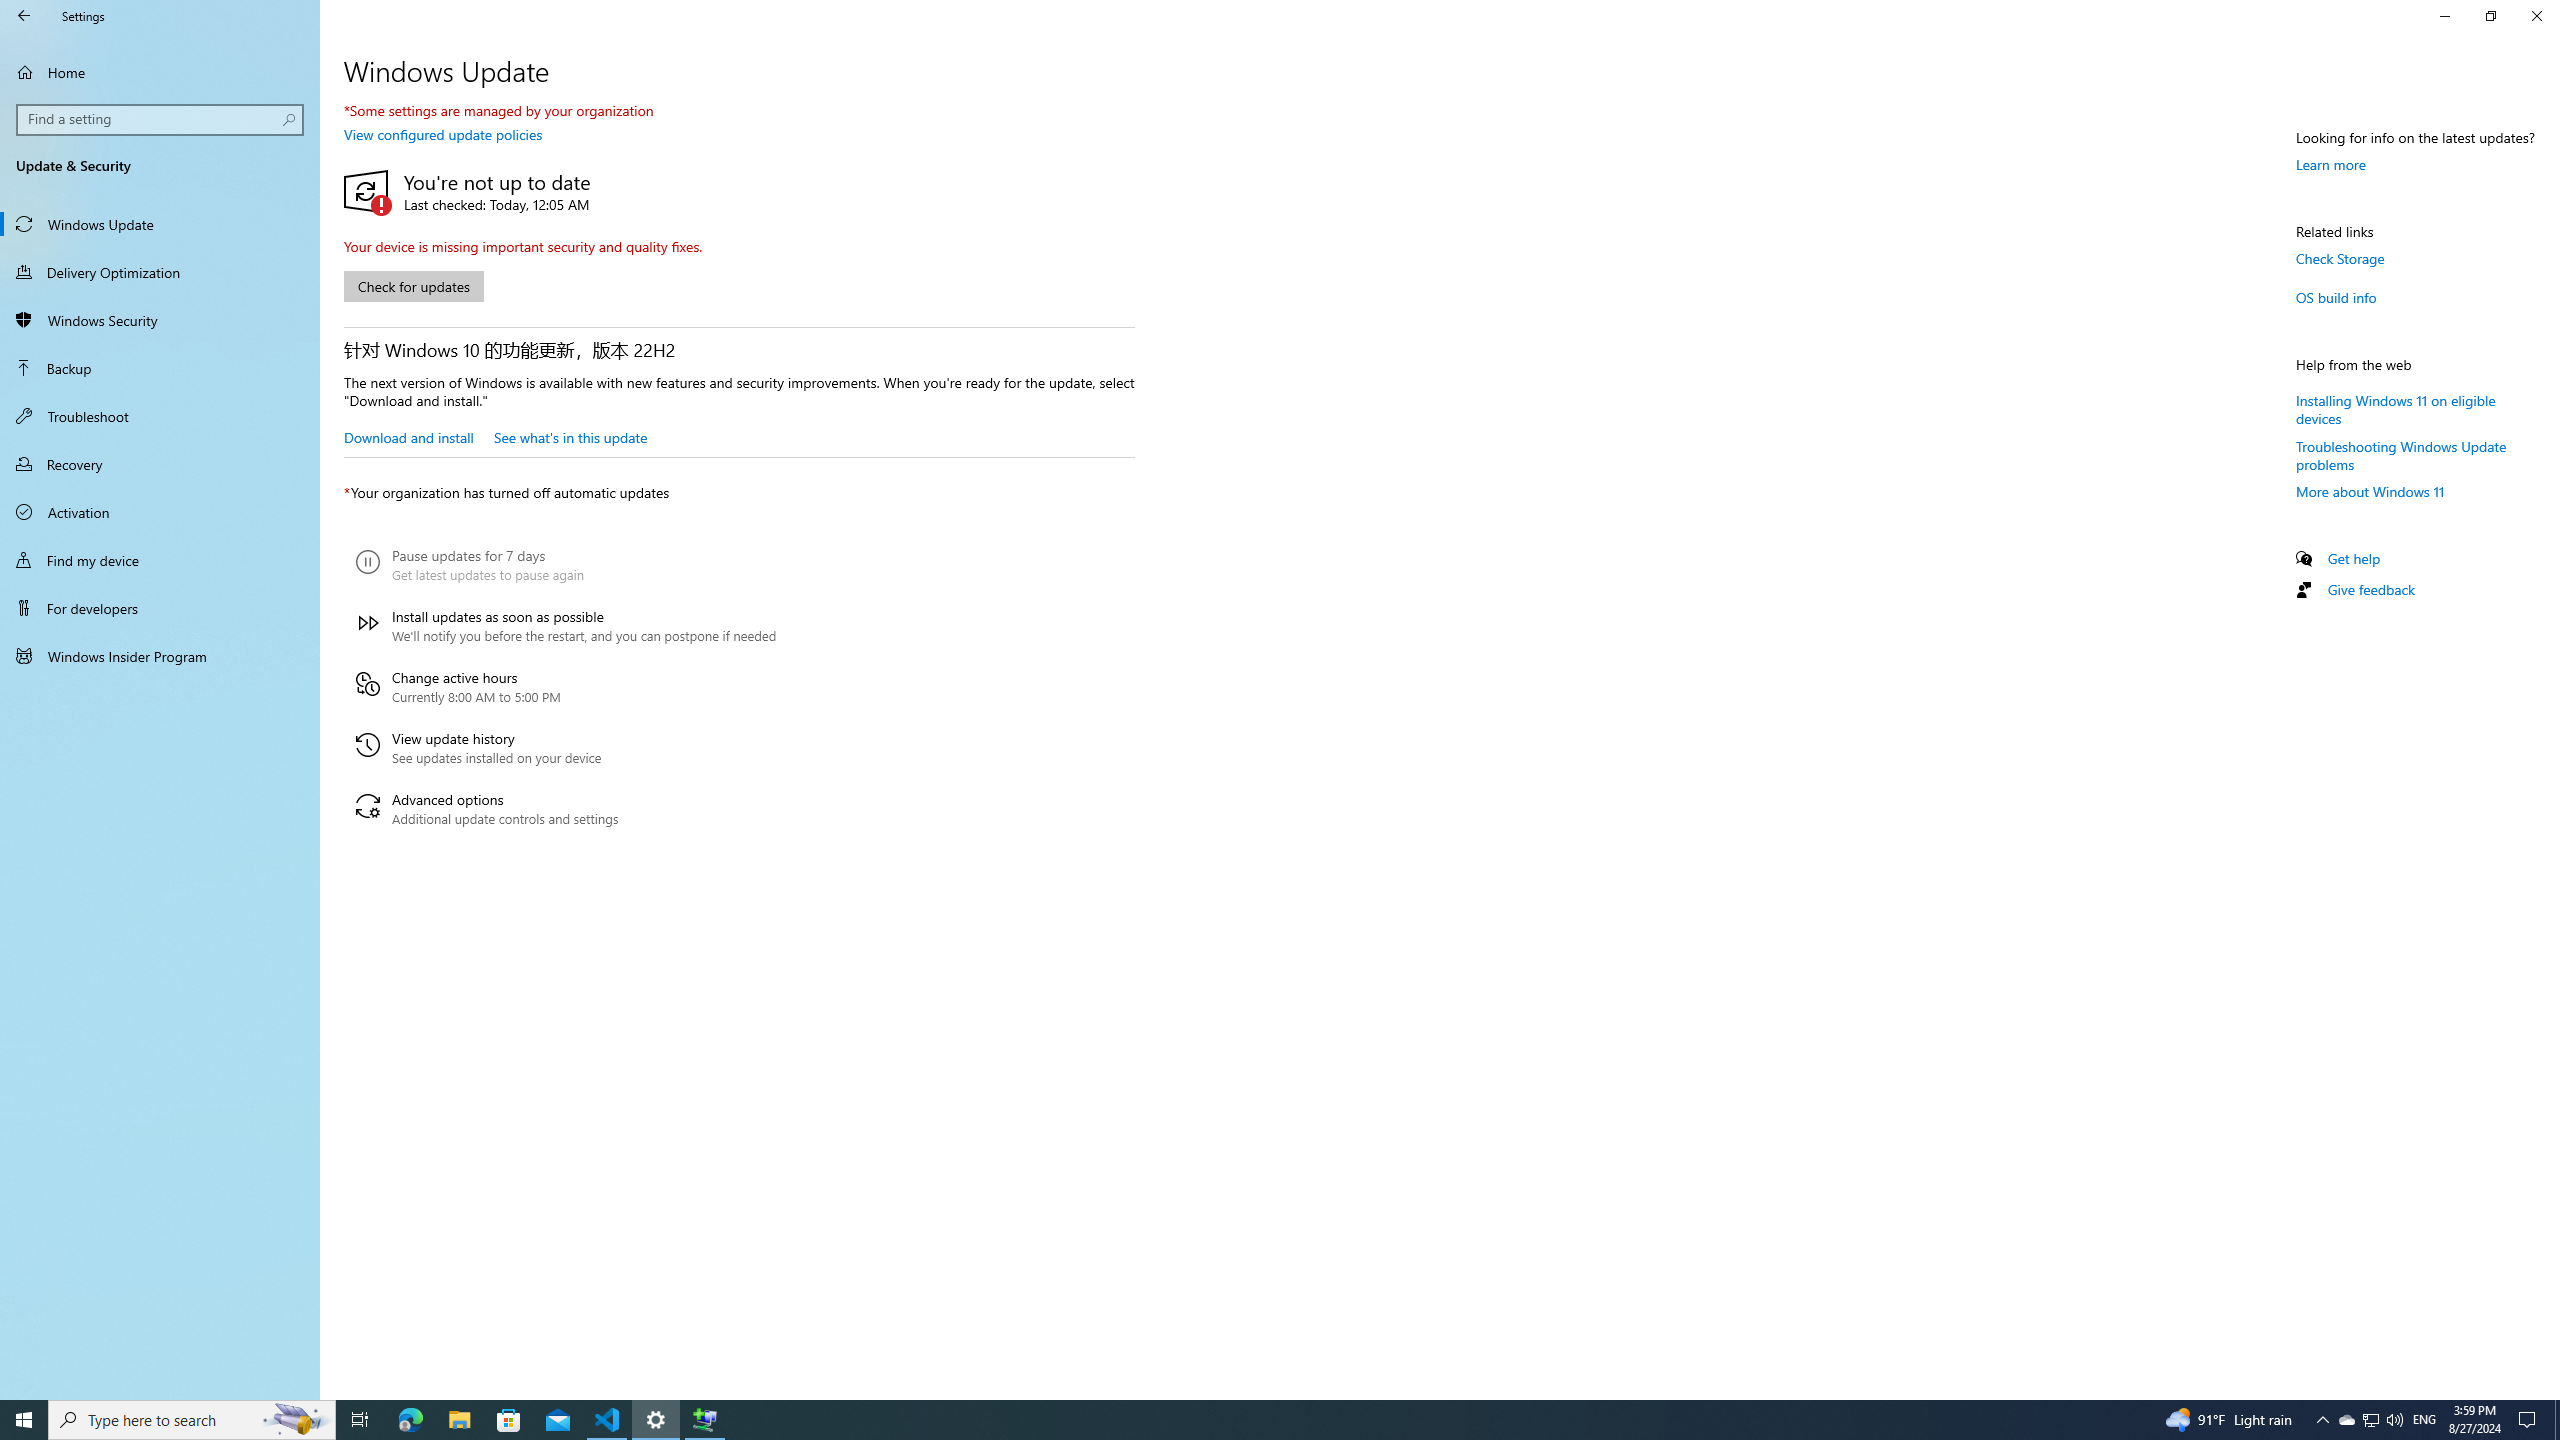 This screenshot has width=2560, height=1440. Describe the element at coordinates (564, 564) in the screenshot. I see `'Pause updates for 7 days'` at that location.